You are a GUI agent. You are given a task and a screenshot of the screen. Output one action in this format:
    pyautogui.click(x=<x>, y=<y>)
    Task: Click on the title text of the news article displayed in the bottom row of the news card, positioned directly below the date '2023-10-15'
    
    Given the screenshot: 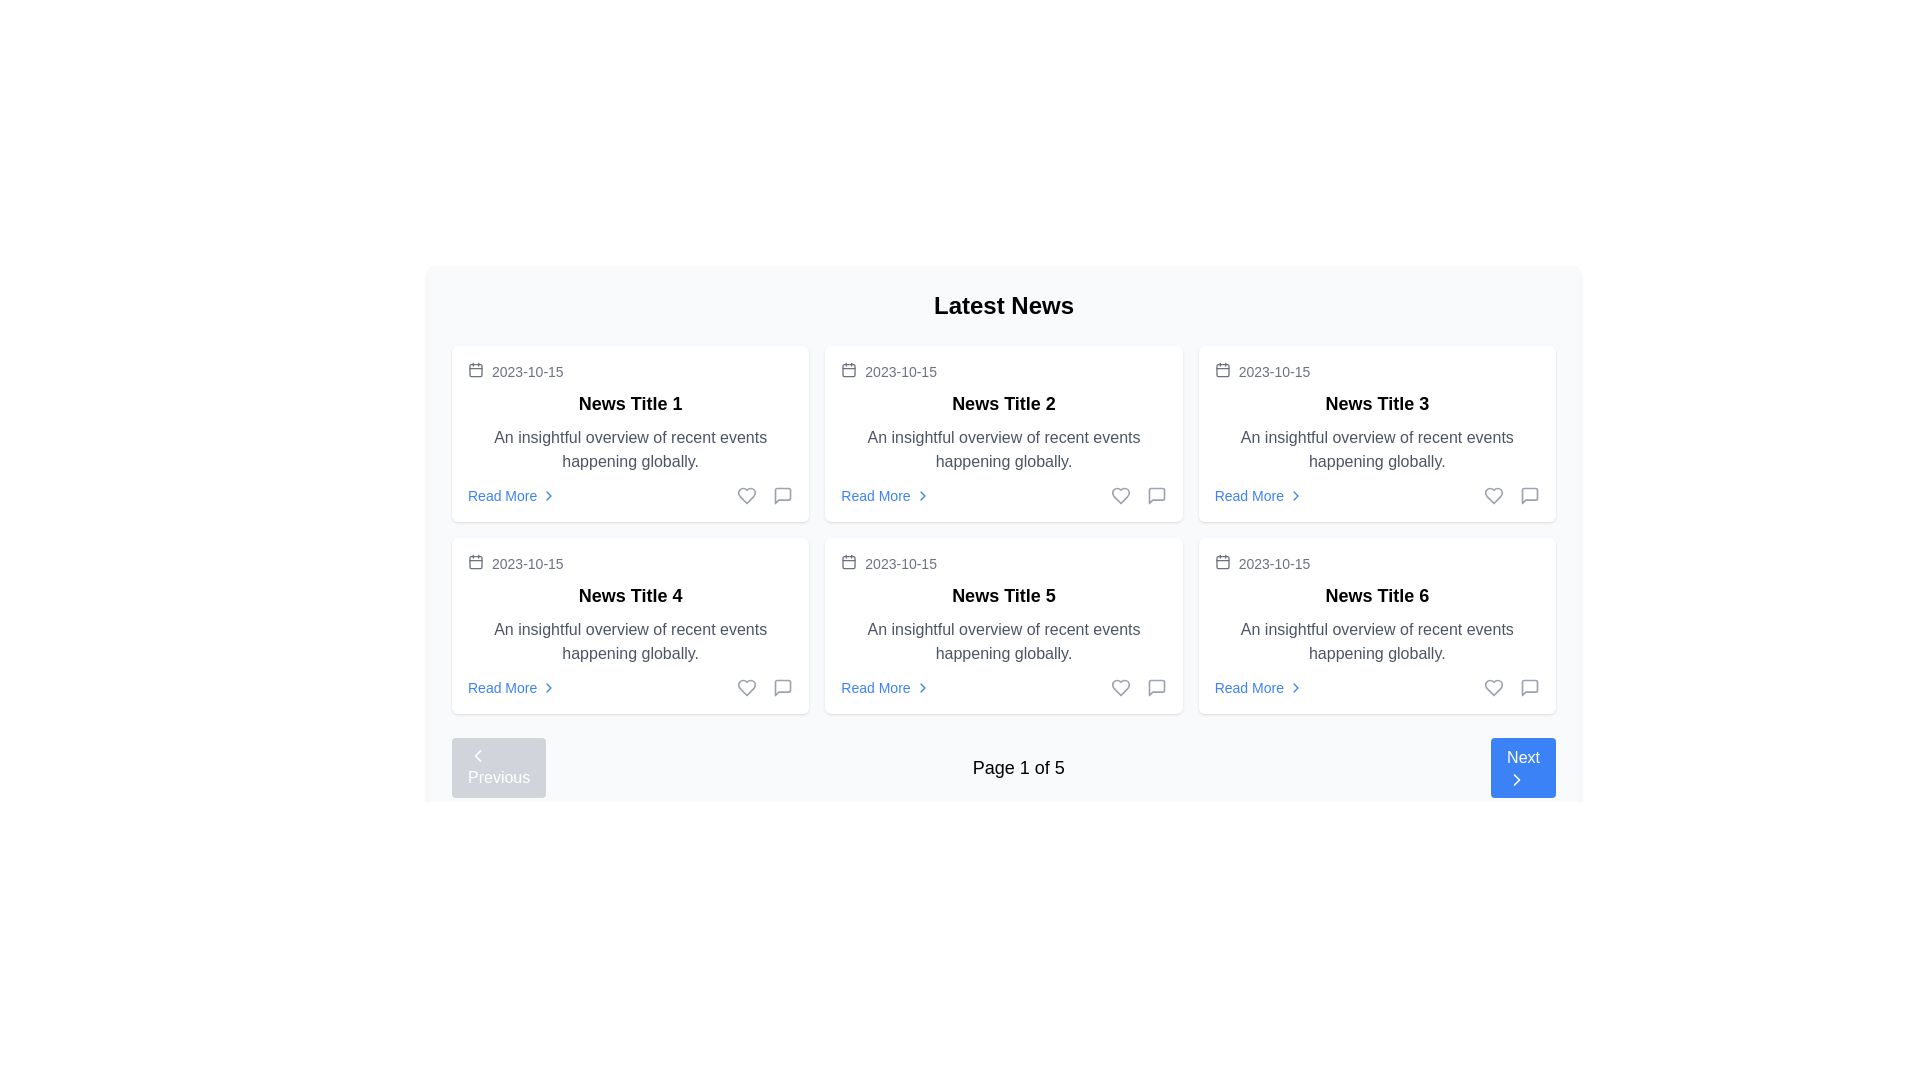 What is the action you would take?
    pyautogui.click(x=1376, y=595)
    